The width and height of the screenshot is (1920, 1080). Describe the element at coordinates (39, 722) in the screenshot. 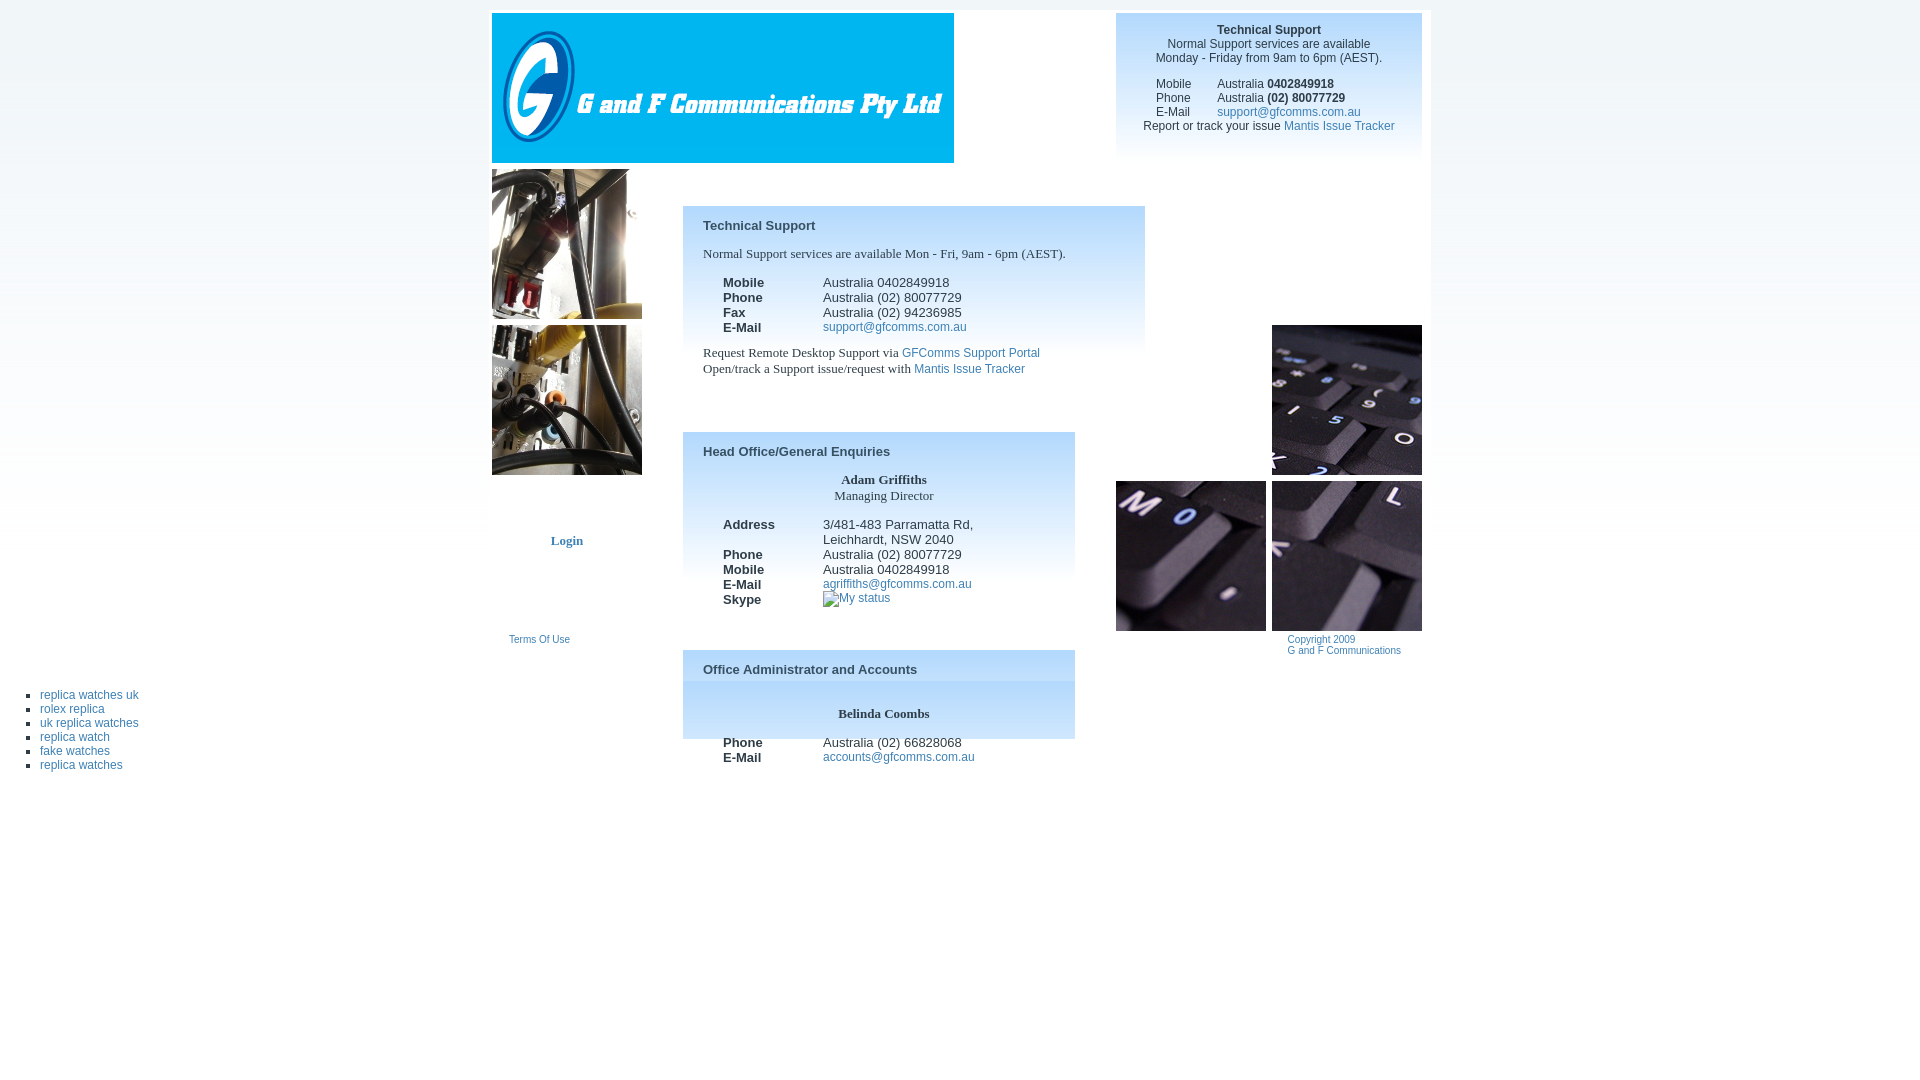

I see `'uk replica watches'` at that location.